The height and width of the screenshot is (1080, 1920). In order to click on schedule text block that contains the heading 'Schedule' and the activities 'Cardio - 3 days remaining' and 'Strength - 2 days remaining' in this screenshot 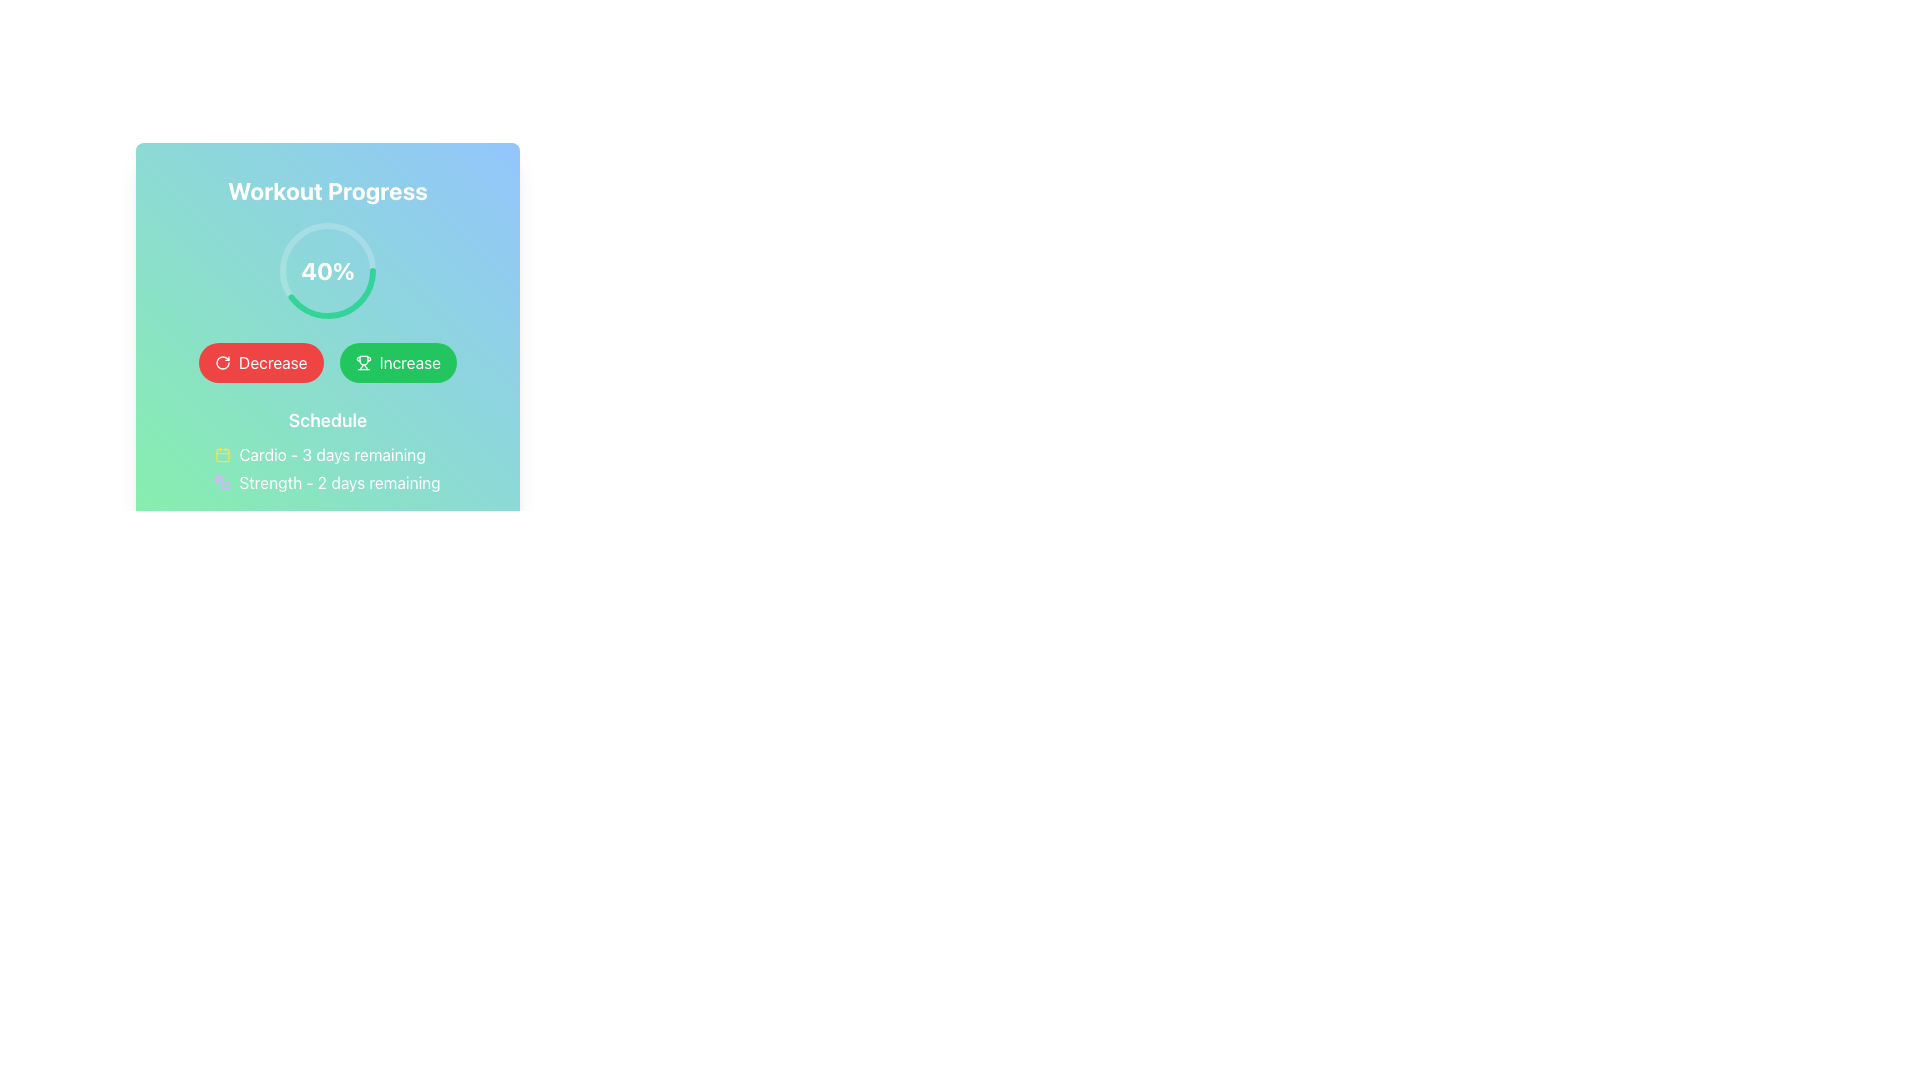, I will do `click(327, 451)`.